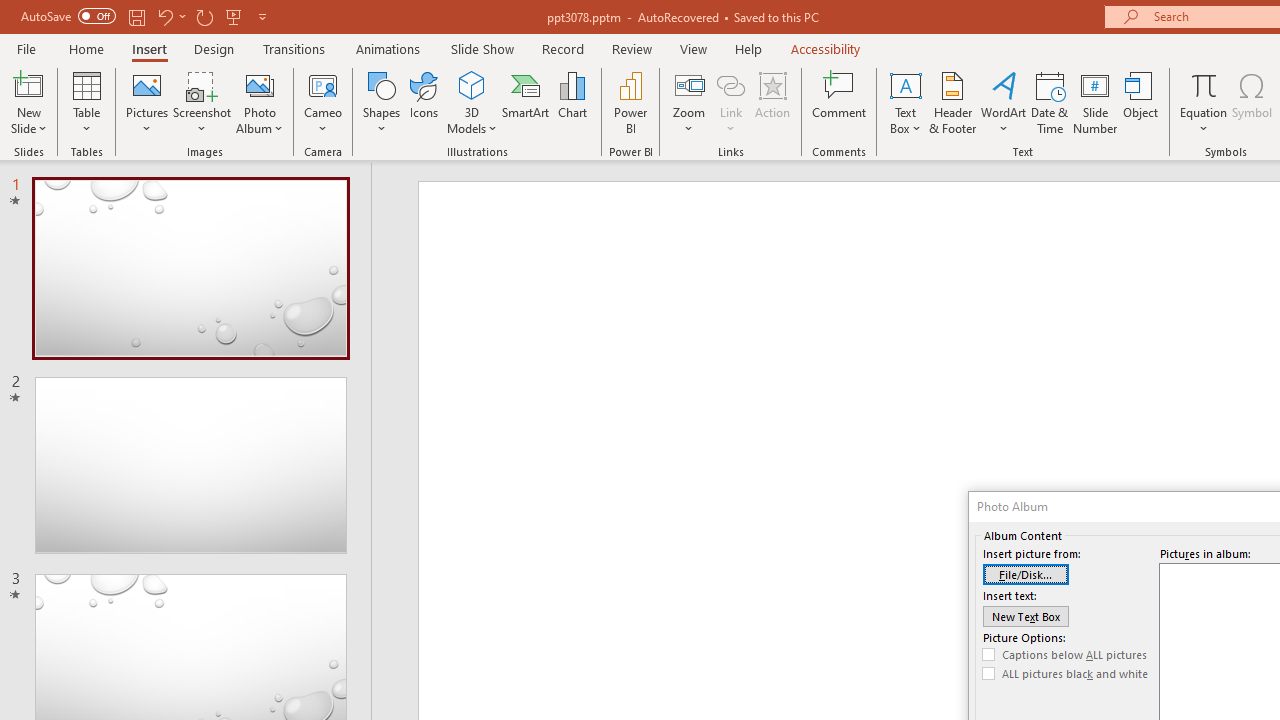 The height and width of the screenshot is (720, 1280). What do you see at coordinates (1141, 103) in the screenshot?
I see `'Object...'` at bounding box center [1141, 103].